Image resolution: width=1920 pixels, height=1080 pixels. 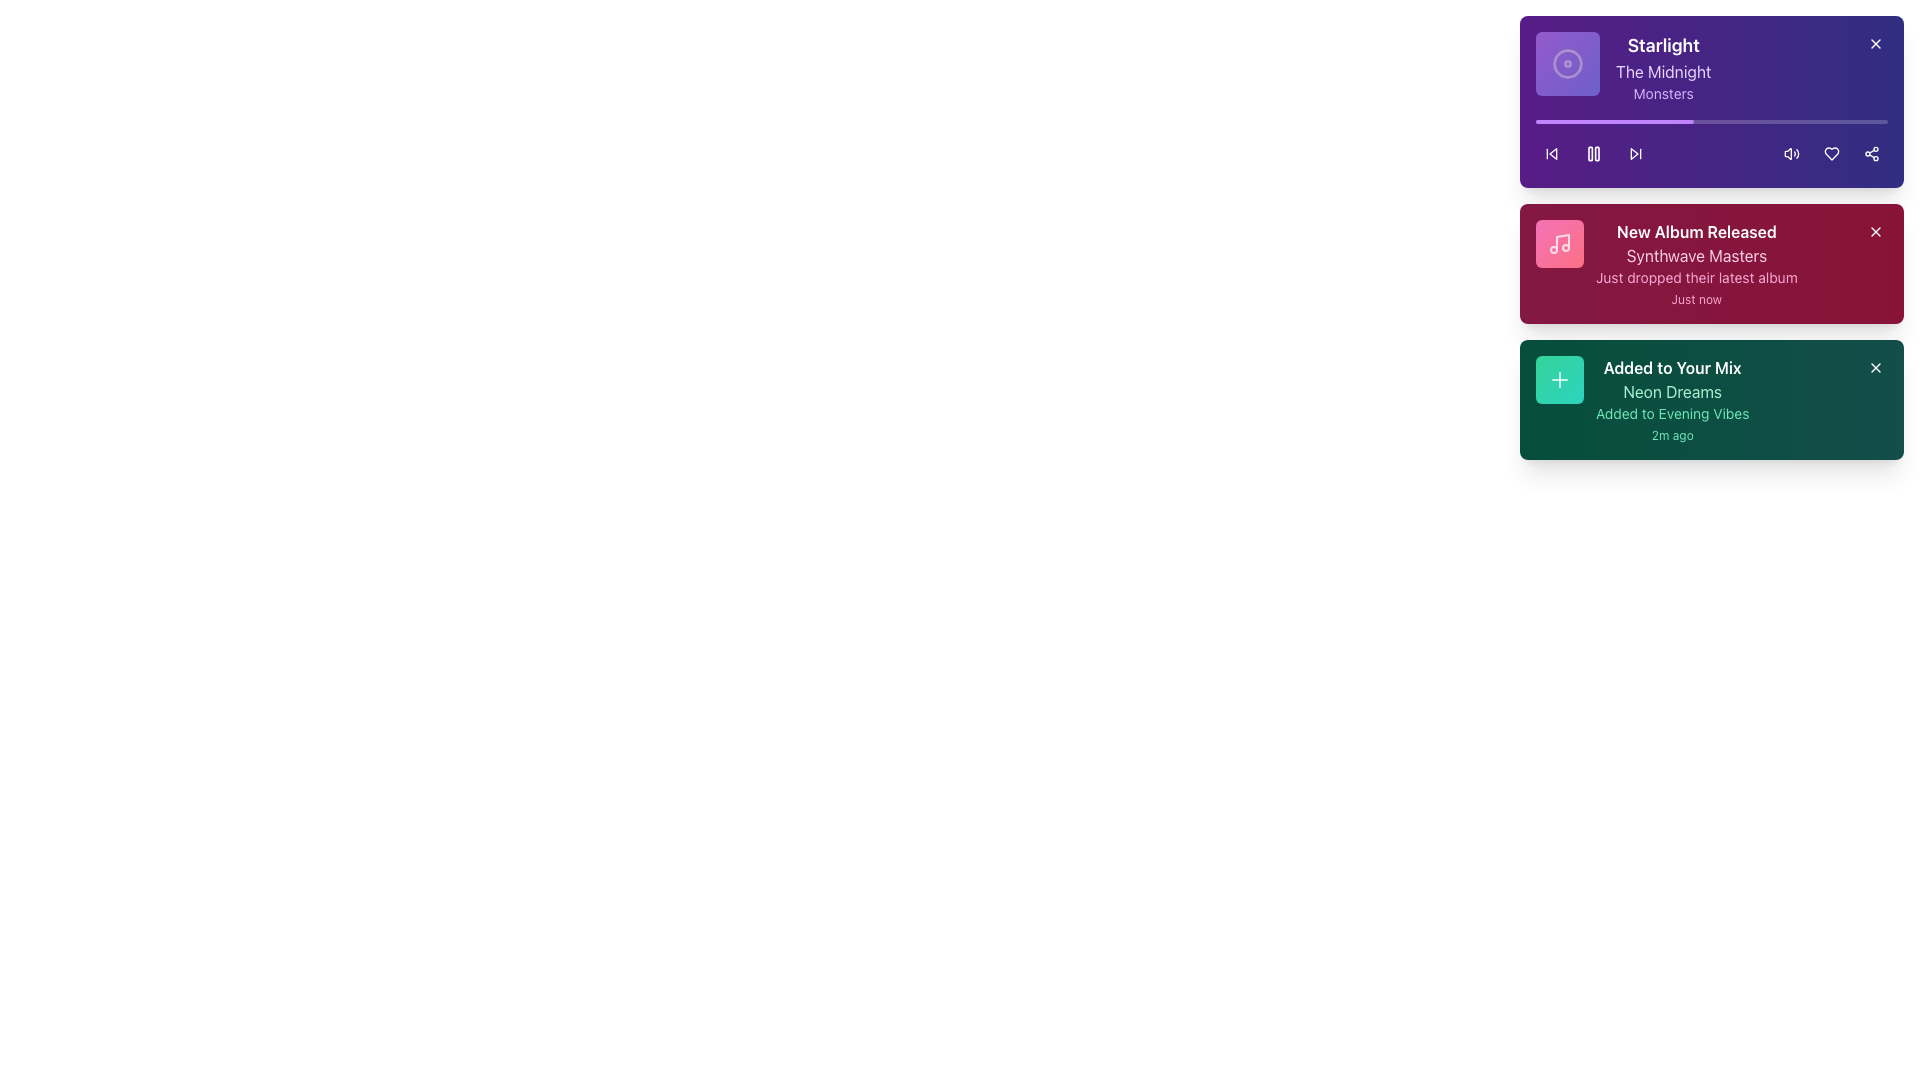 I want to click on the pink music note icon on the left side of the 'New Album Released' card in the vertical notification list, so click(x=1559, y=242).